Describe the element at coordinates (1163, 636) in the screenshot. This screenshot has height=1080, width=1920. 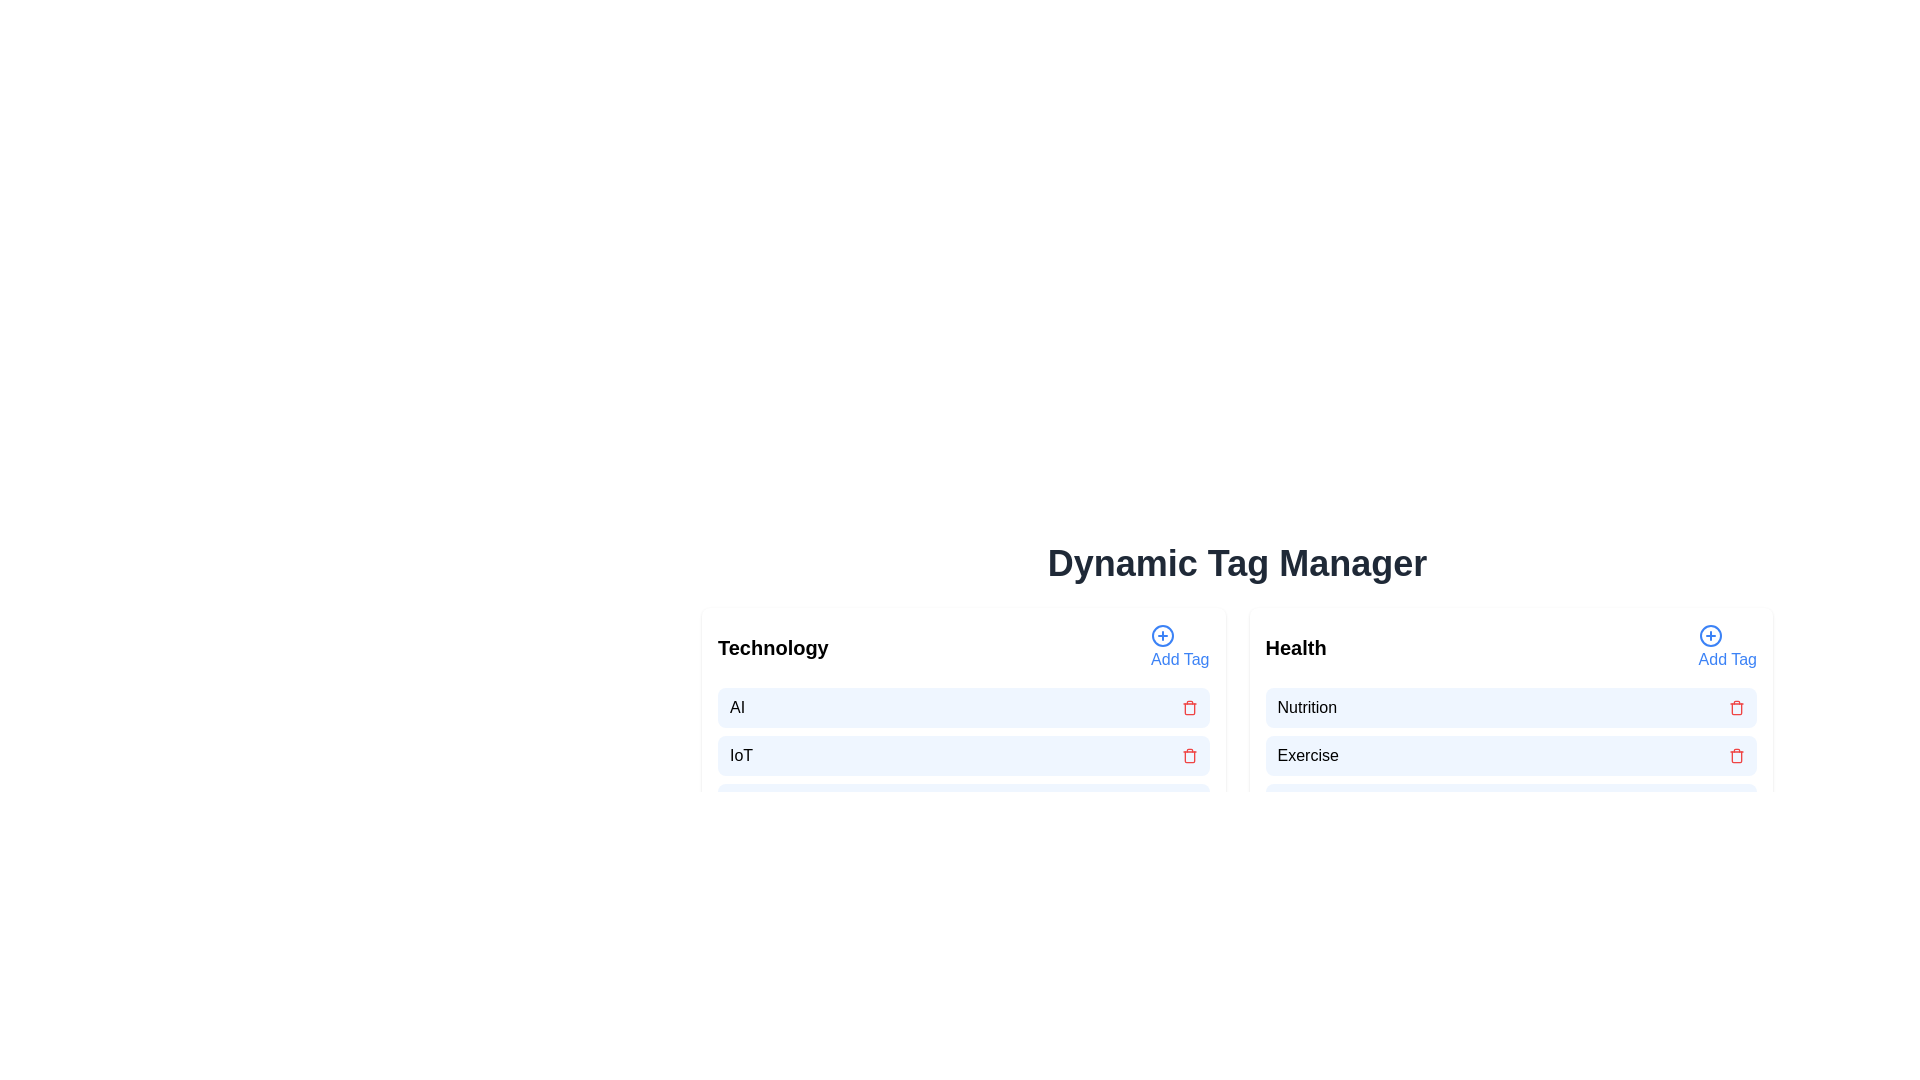
I see `the circular graphical icon component located to the right of the 'Technology' header` at that location.